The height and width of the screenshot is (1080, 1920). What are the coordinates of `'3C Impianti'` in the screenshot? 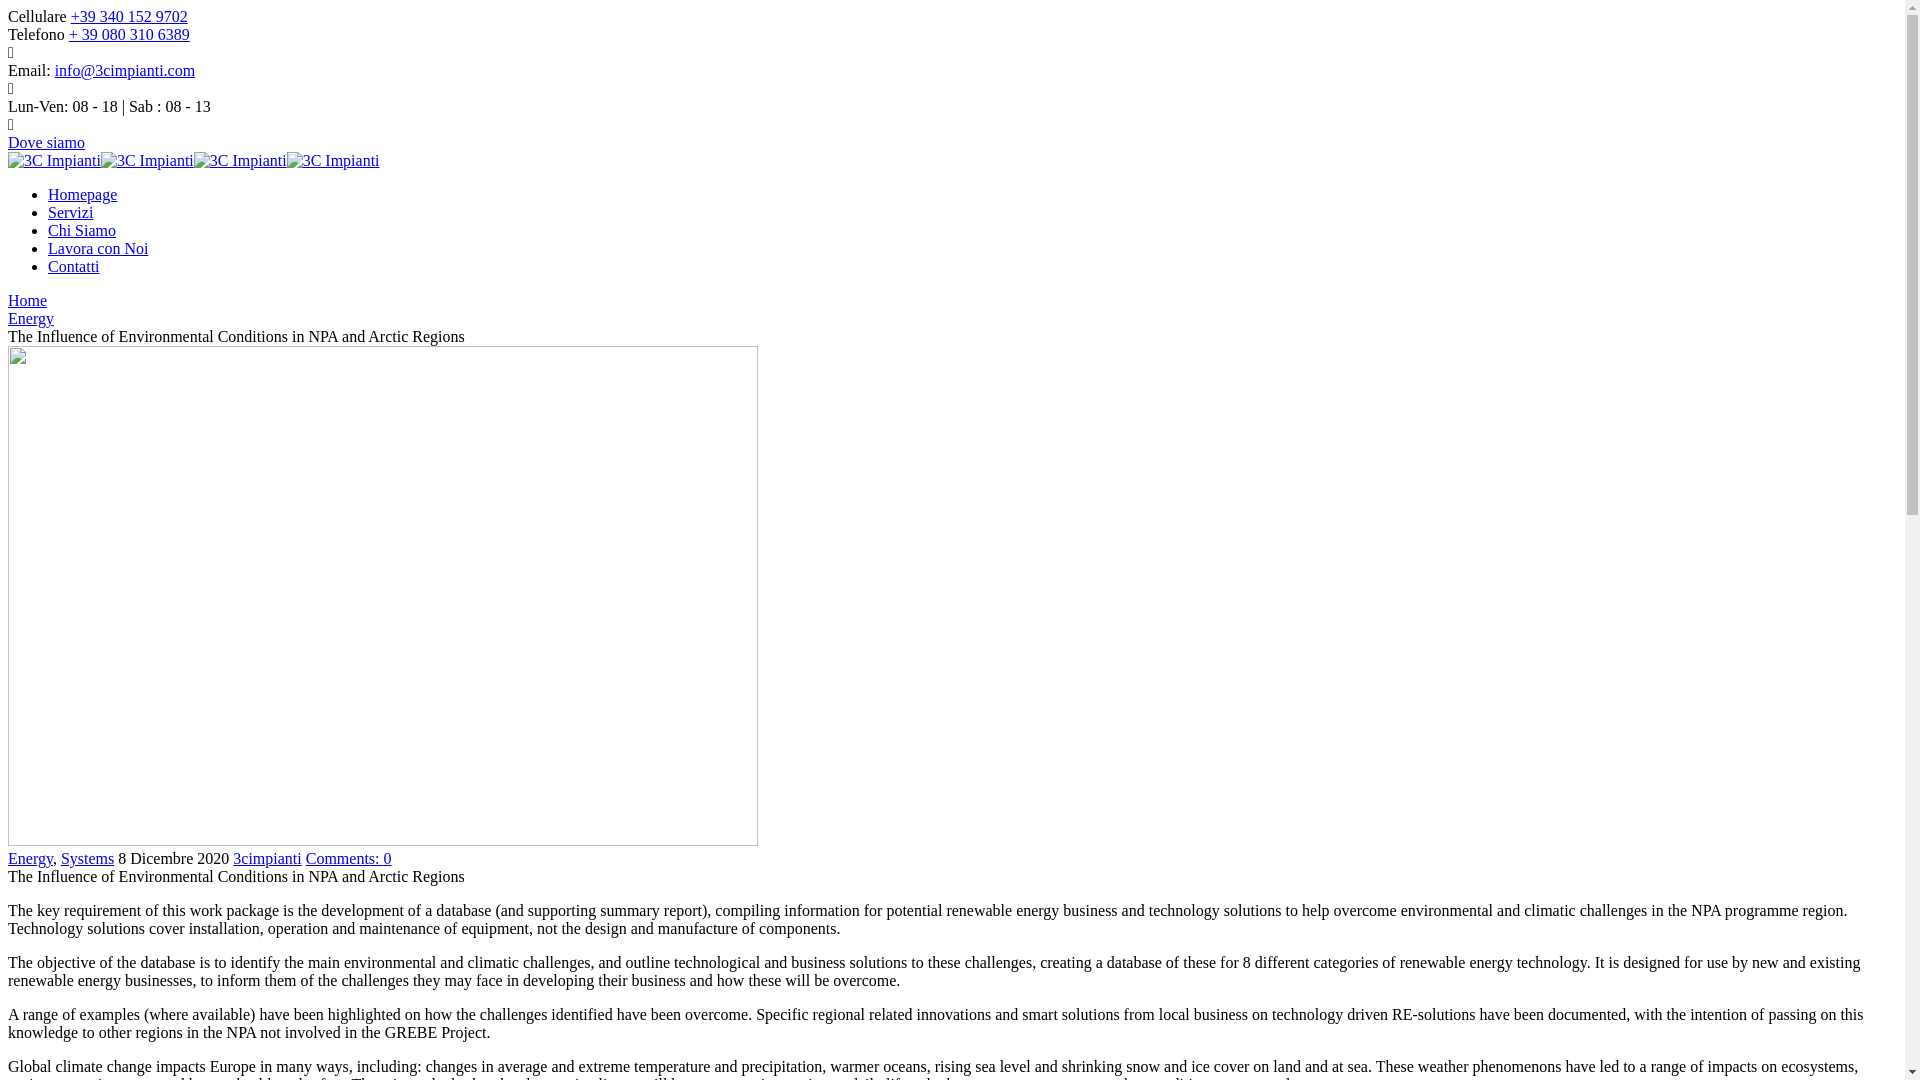 It's located at (286, 159).